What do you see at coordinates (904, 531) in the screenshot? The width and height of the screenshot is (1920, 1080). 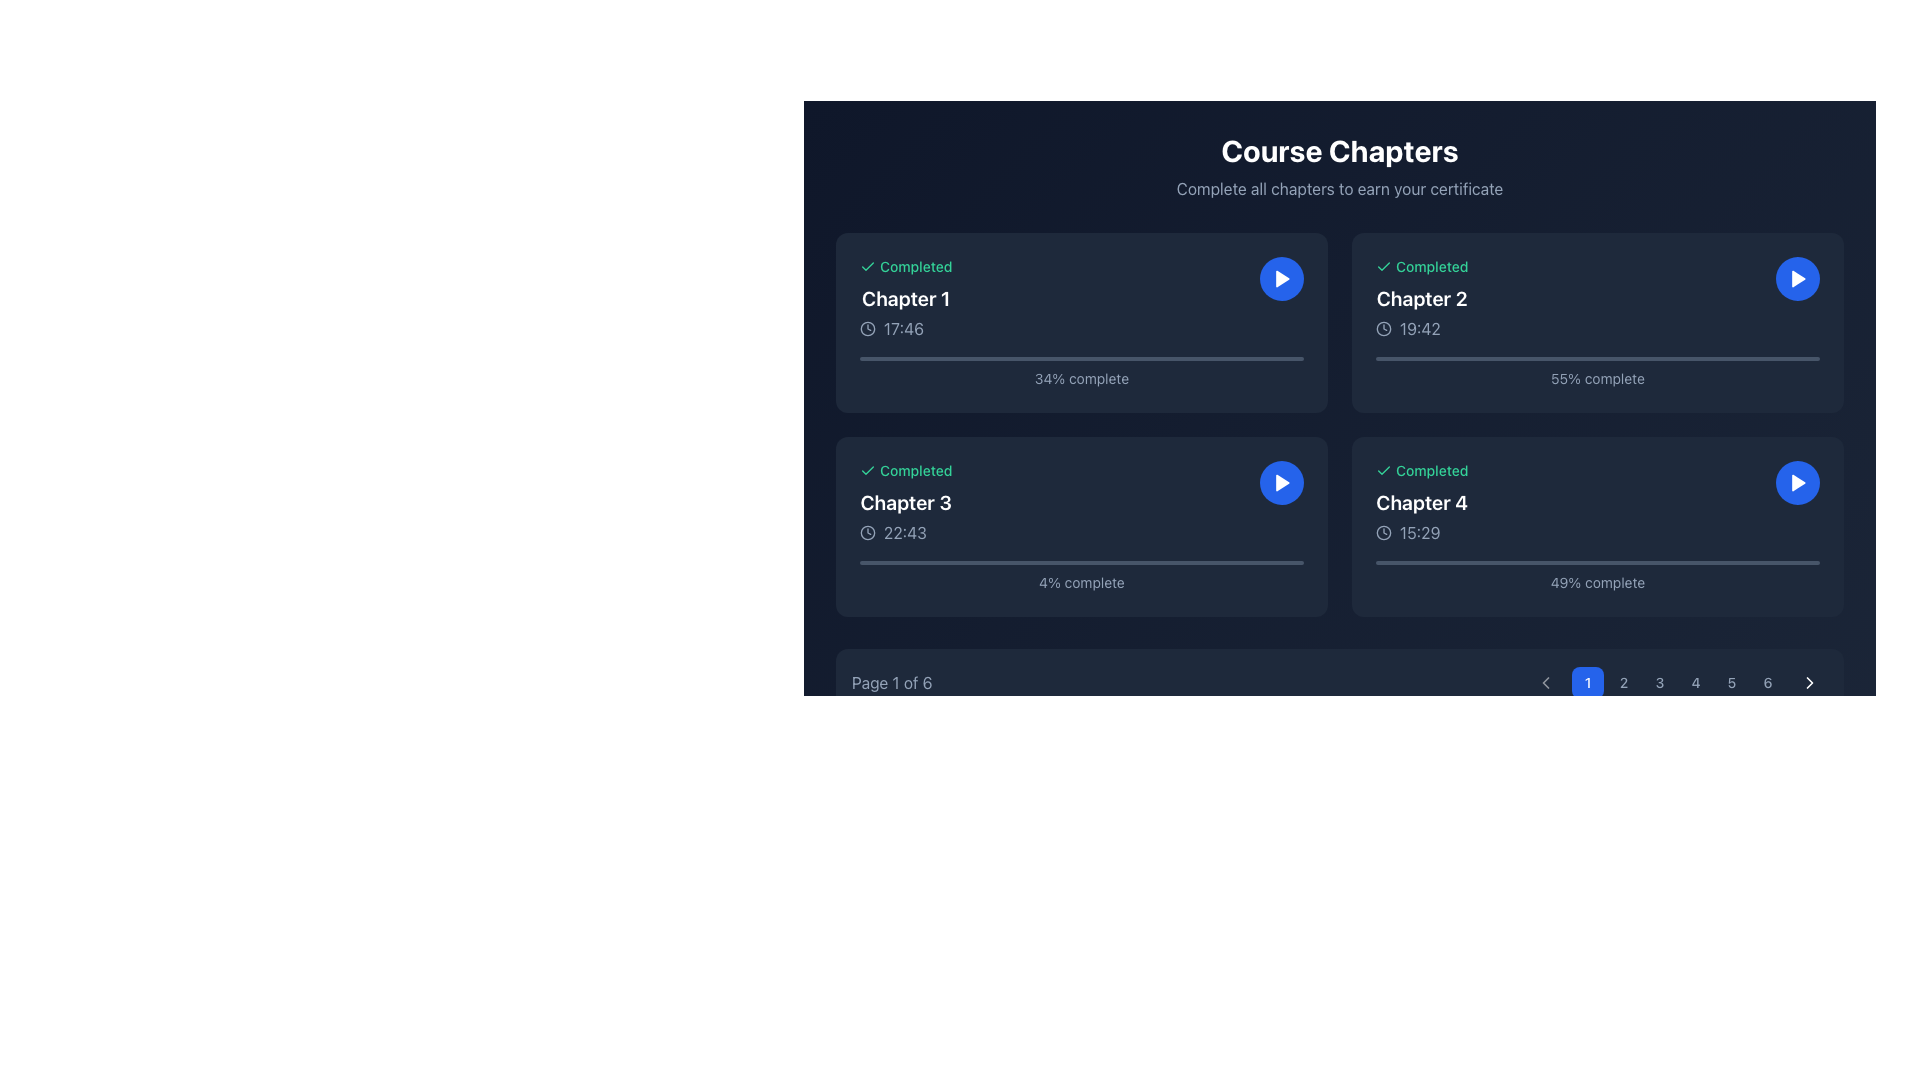 I see `the non-interactive text display showing the duration or timestamp for 'Chapter 3', located beside a clock icon in the lower section of the card` at bounding box center [904, 531].